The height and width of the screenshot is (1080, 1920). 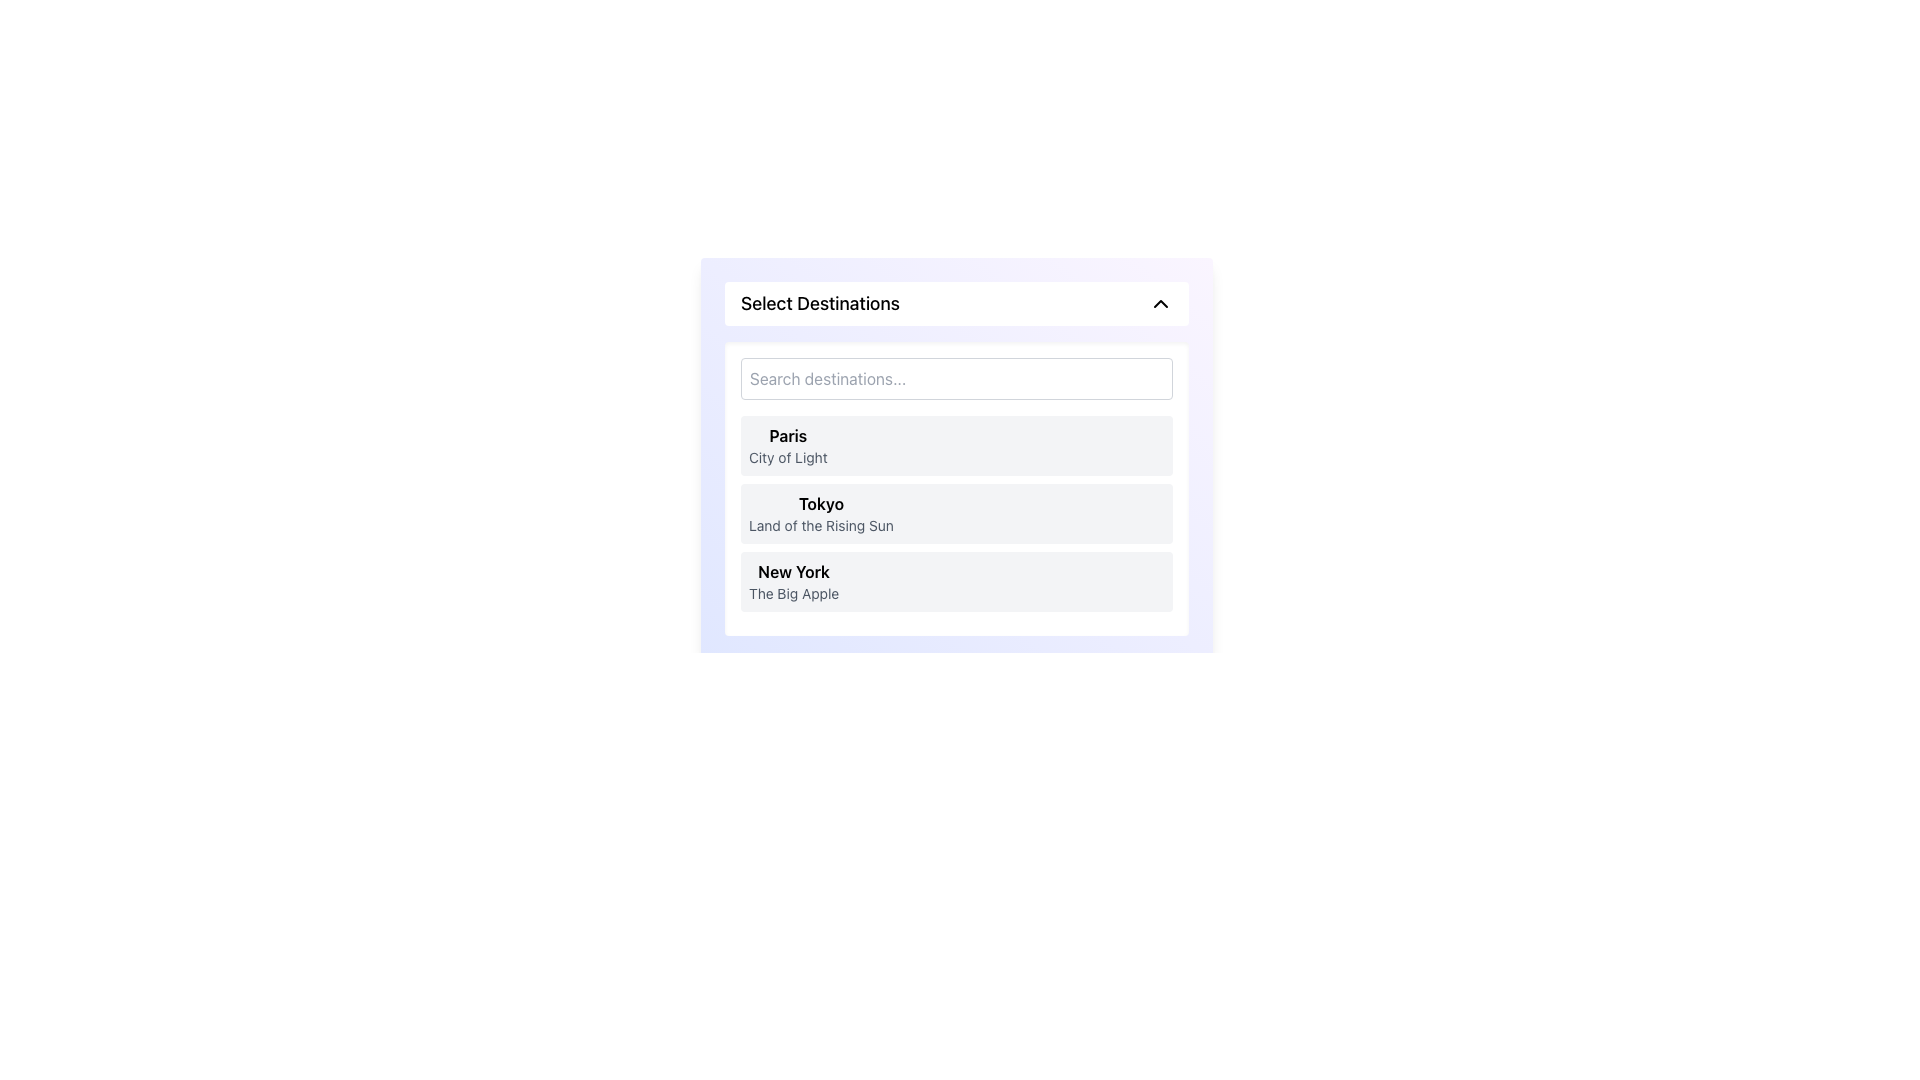 What do you see at coordinates (821, 524) in the screenshot?
I see `the Text Label that provides supplementary information related to the 'Tokyo' selection in the dropdown list` at bounding box center [821, 524].